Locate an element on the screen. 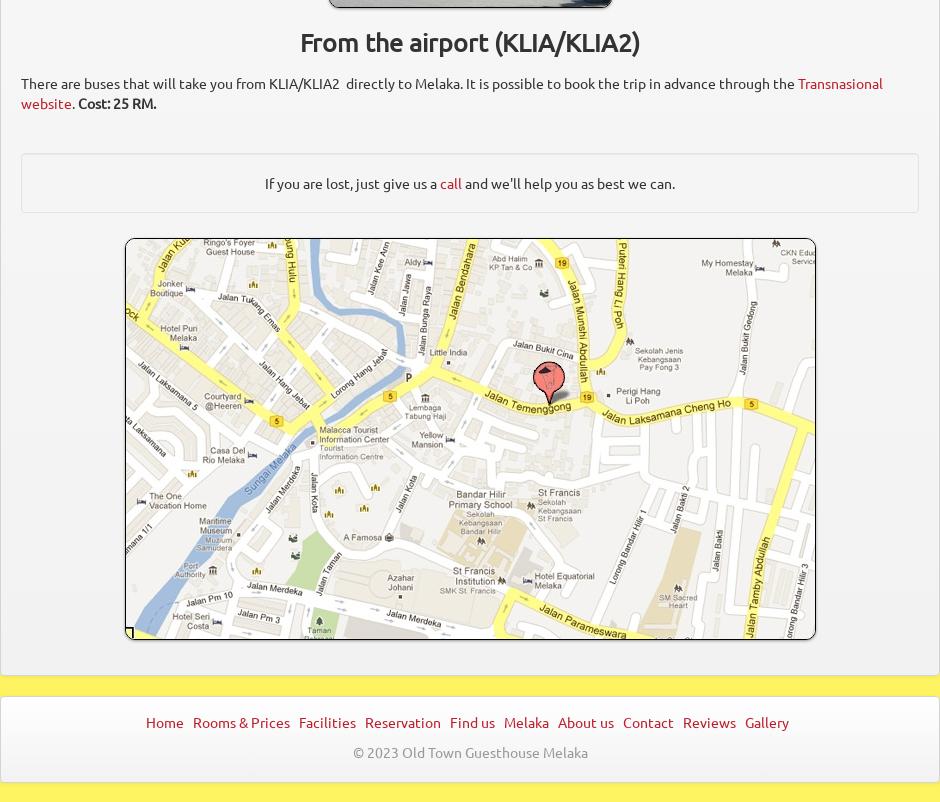 The image size is (940, 802). 'Cost: 25 RM.' is located at coordinates (118, 102).